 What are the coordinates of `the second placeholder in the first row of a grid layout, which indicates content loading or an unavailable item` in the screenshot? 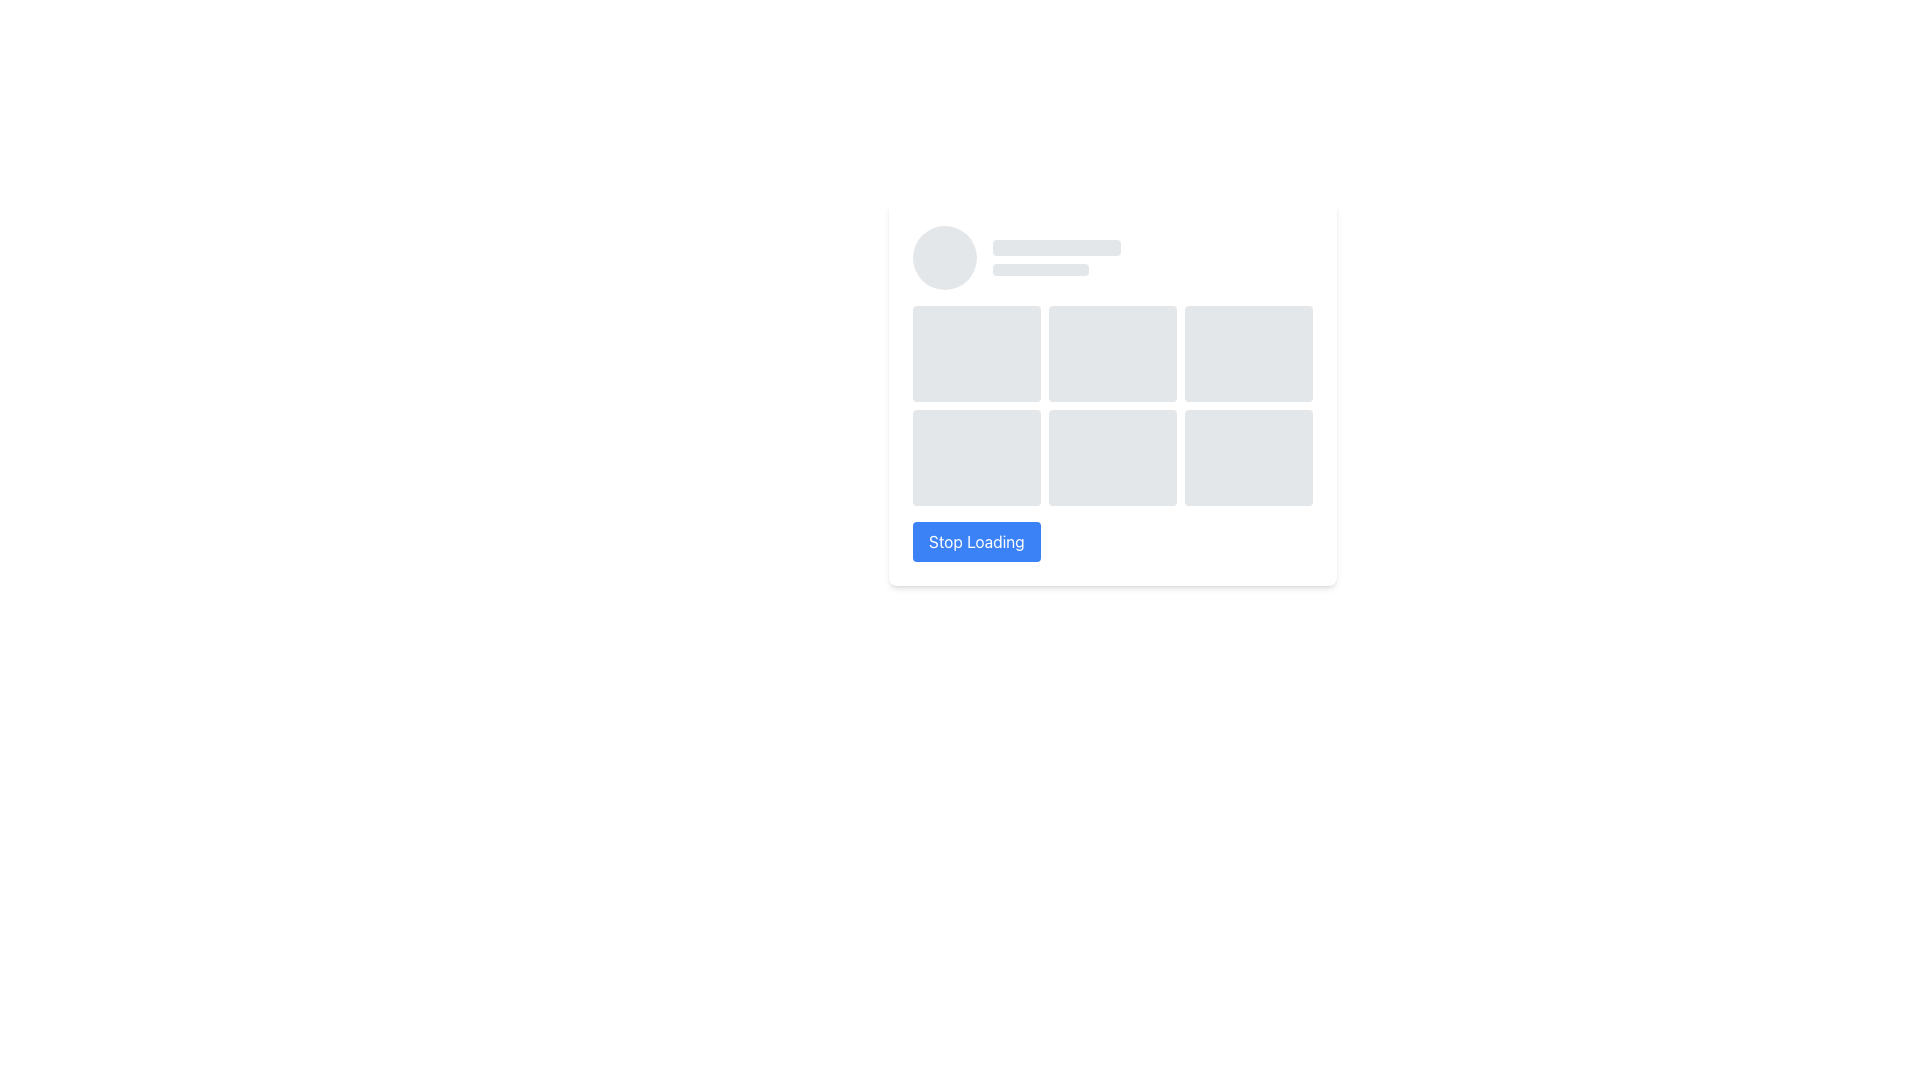 It's located at (1112, 353).